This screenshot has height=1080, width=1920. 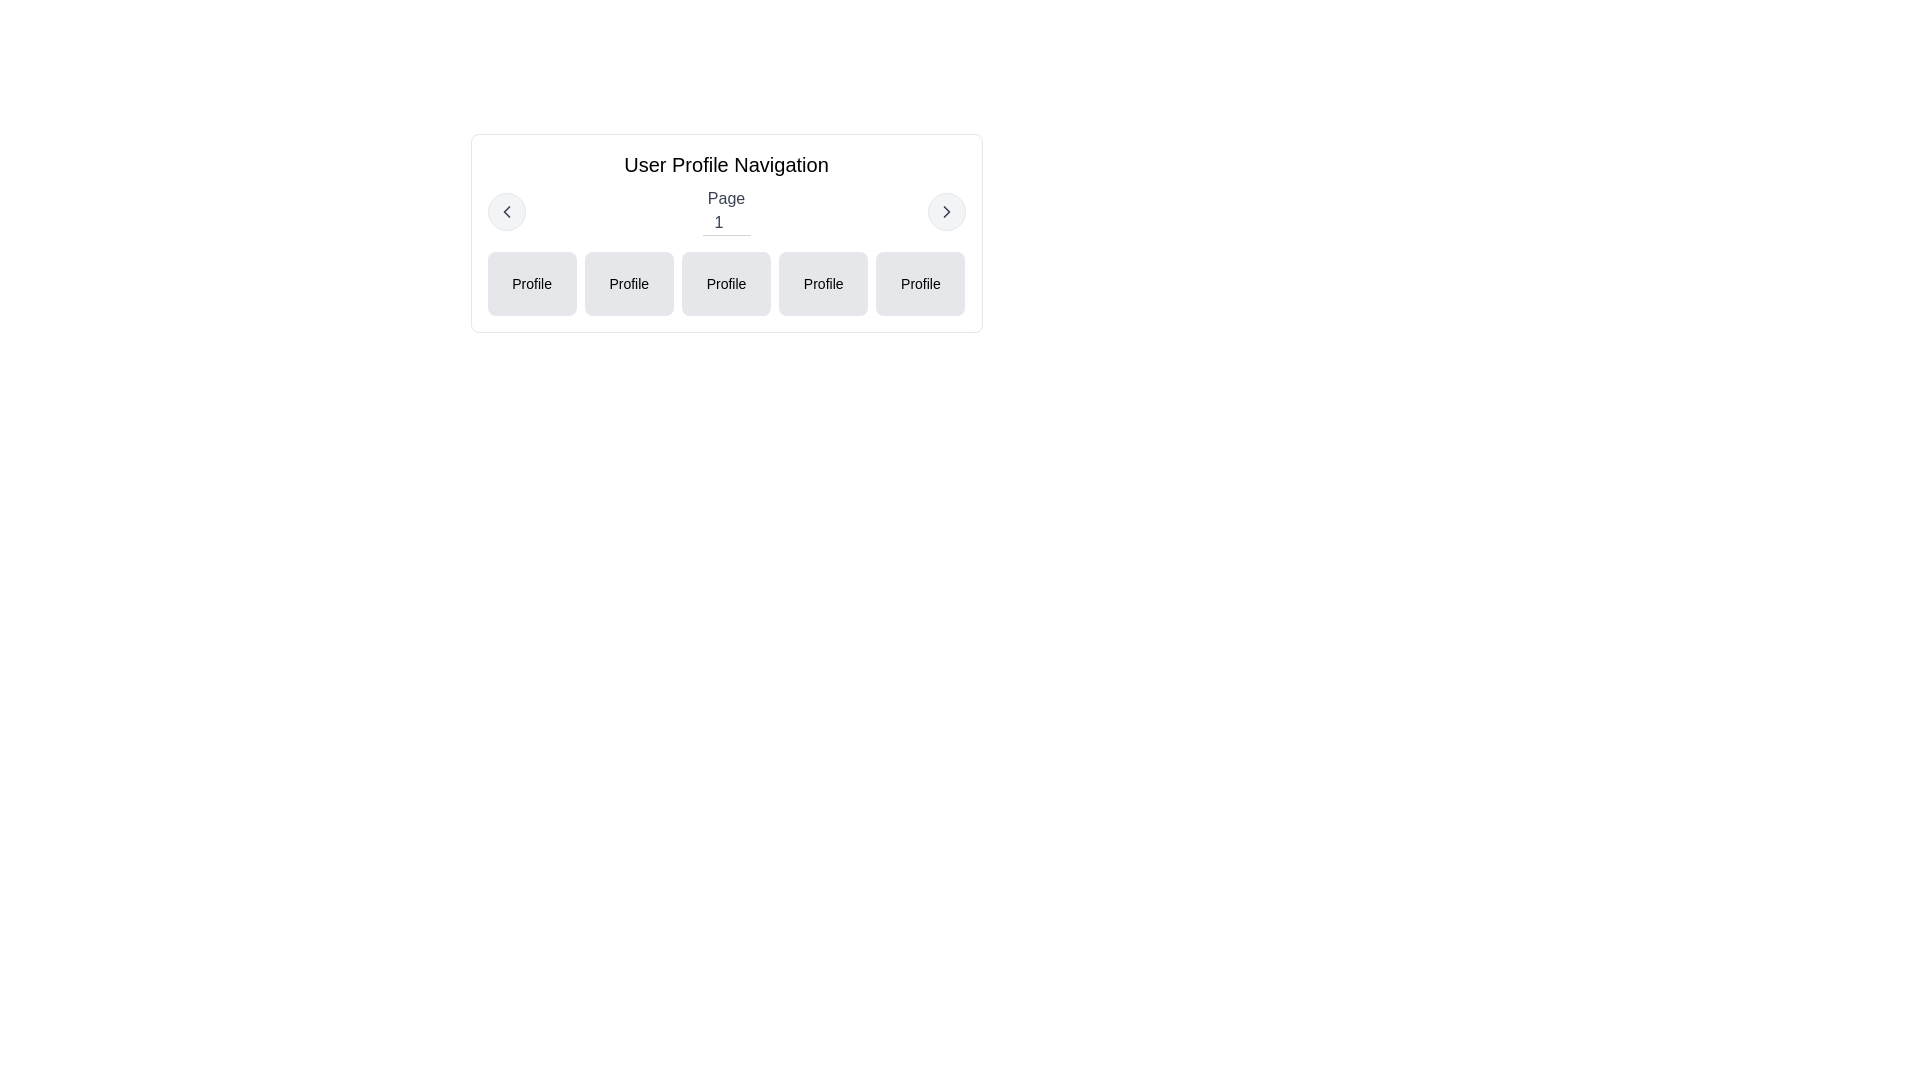 I want to click on the 'Profile' button located in the top-right corner of a horizontal grid of five buttons, so click(x=919, y=284).